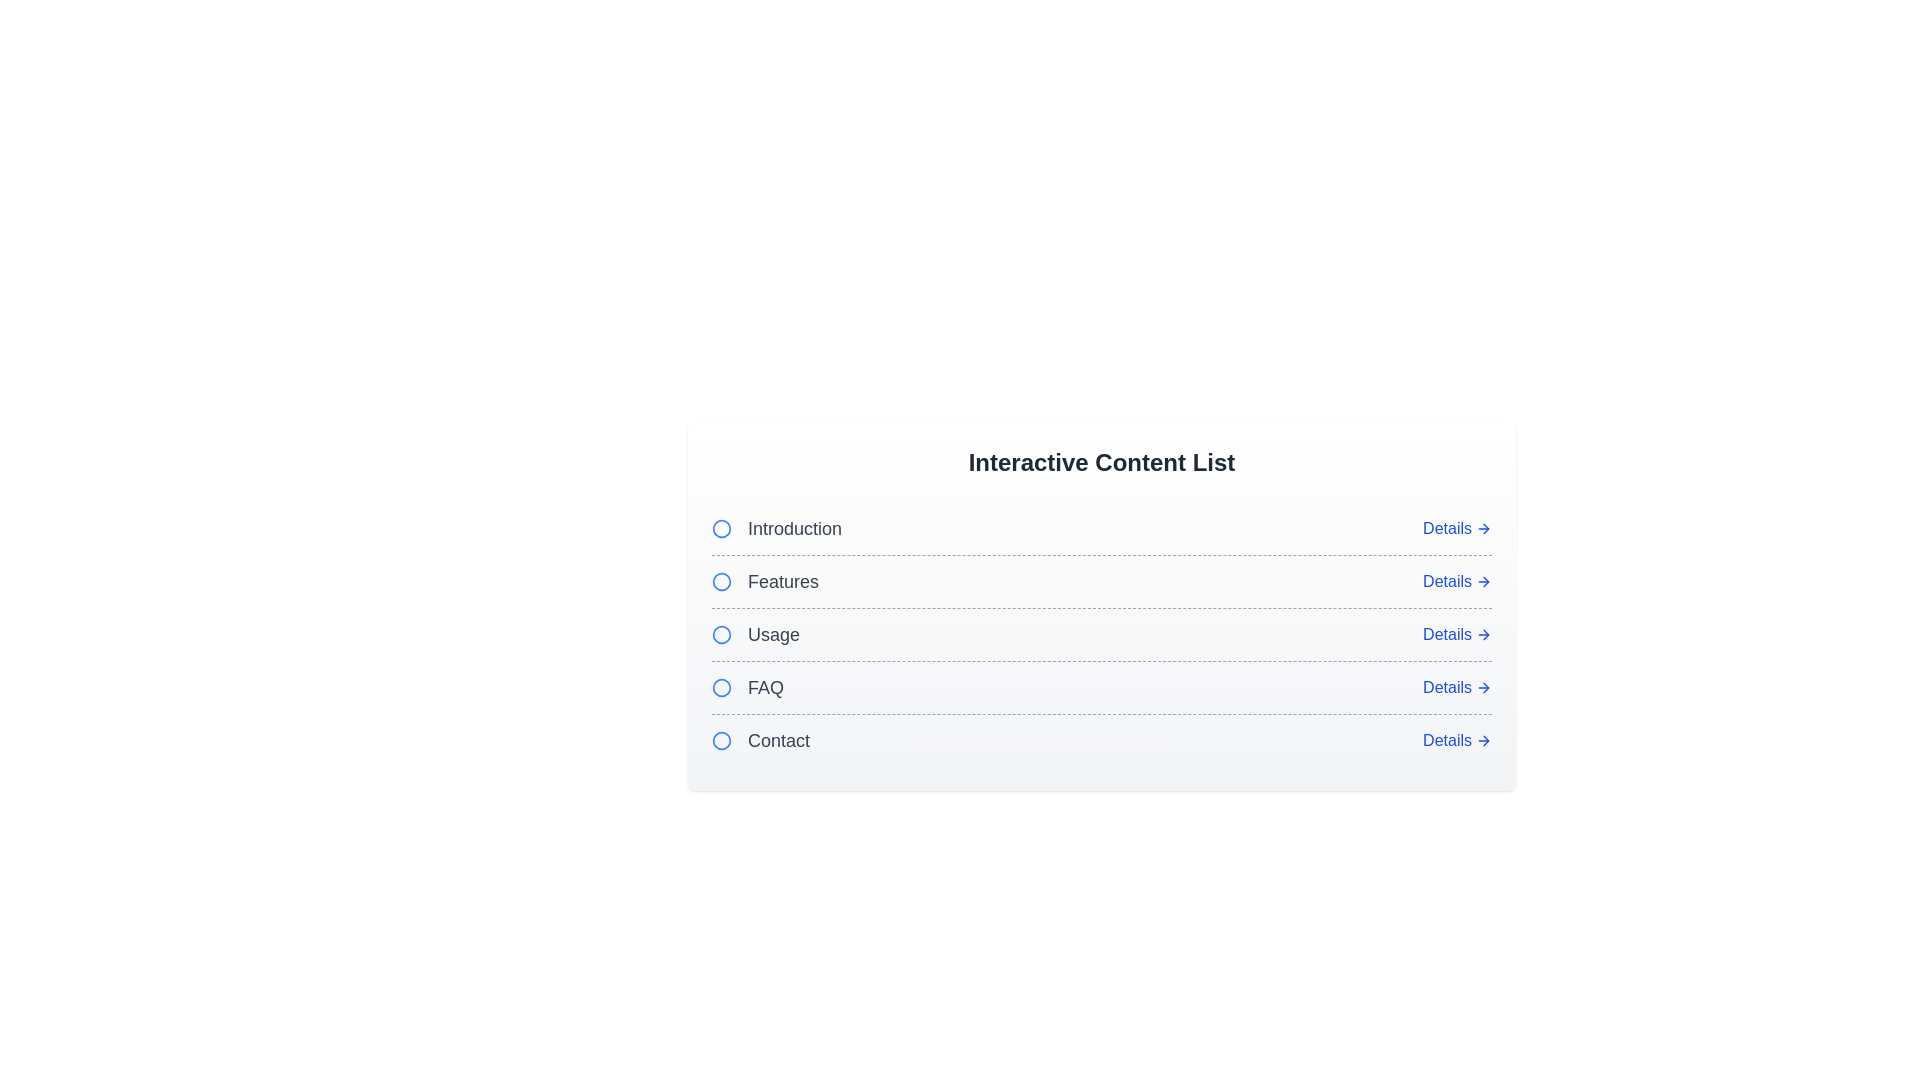  What do you see at coordinates (720, 635) in the screenshot?
I see `the blue outlined circular icon located next to the text 'Usage' in the vertical list of items` at bounding box center [720, 635].